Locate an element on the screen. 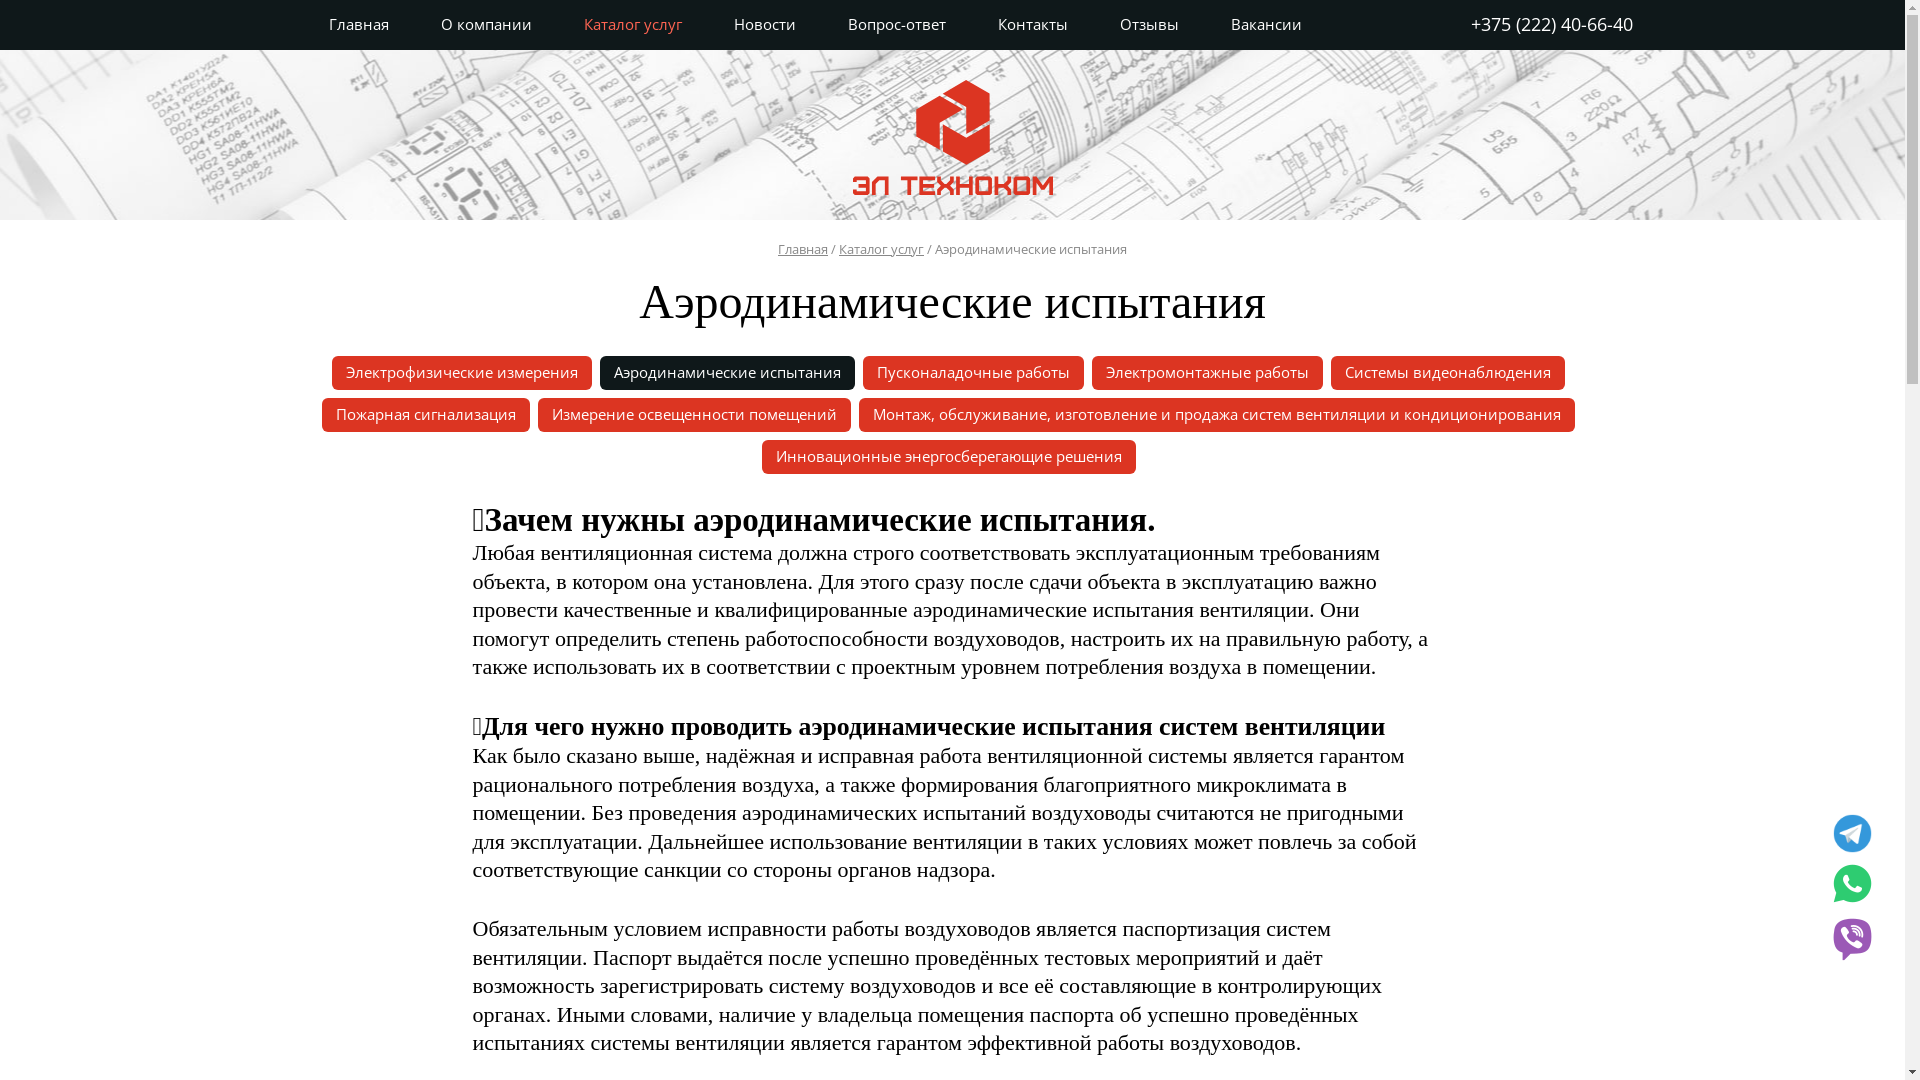 This screenshot has width=1920, height=1080. '+375 (222) 40-66-40' is located at coordinates (1549, 23).